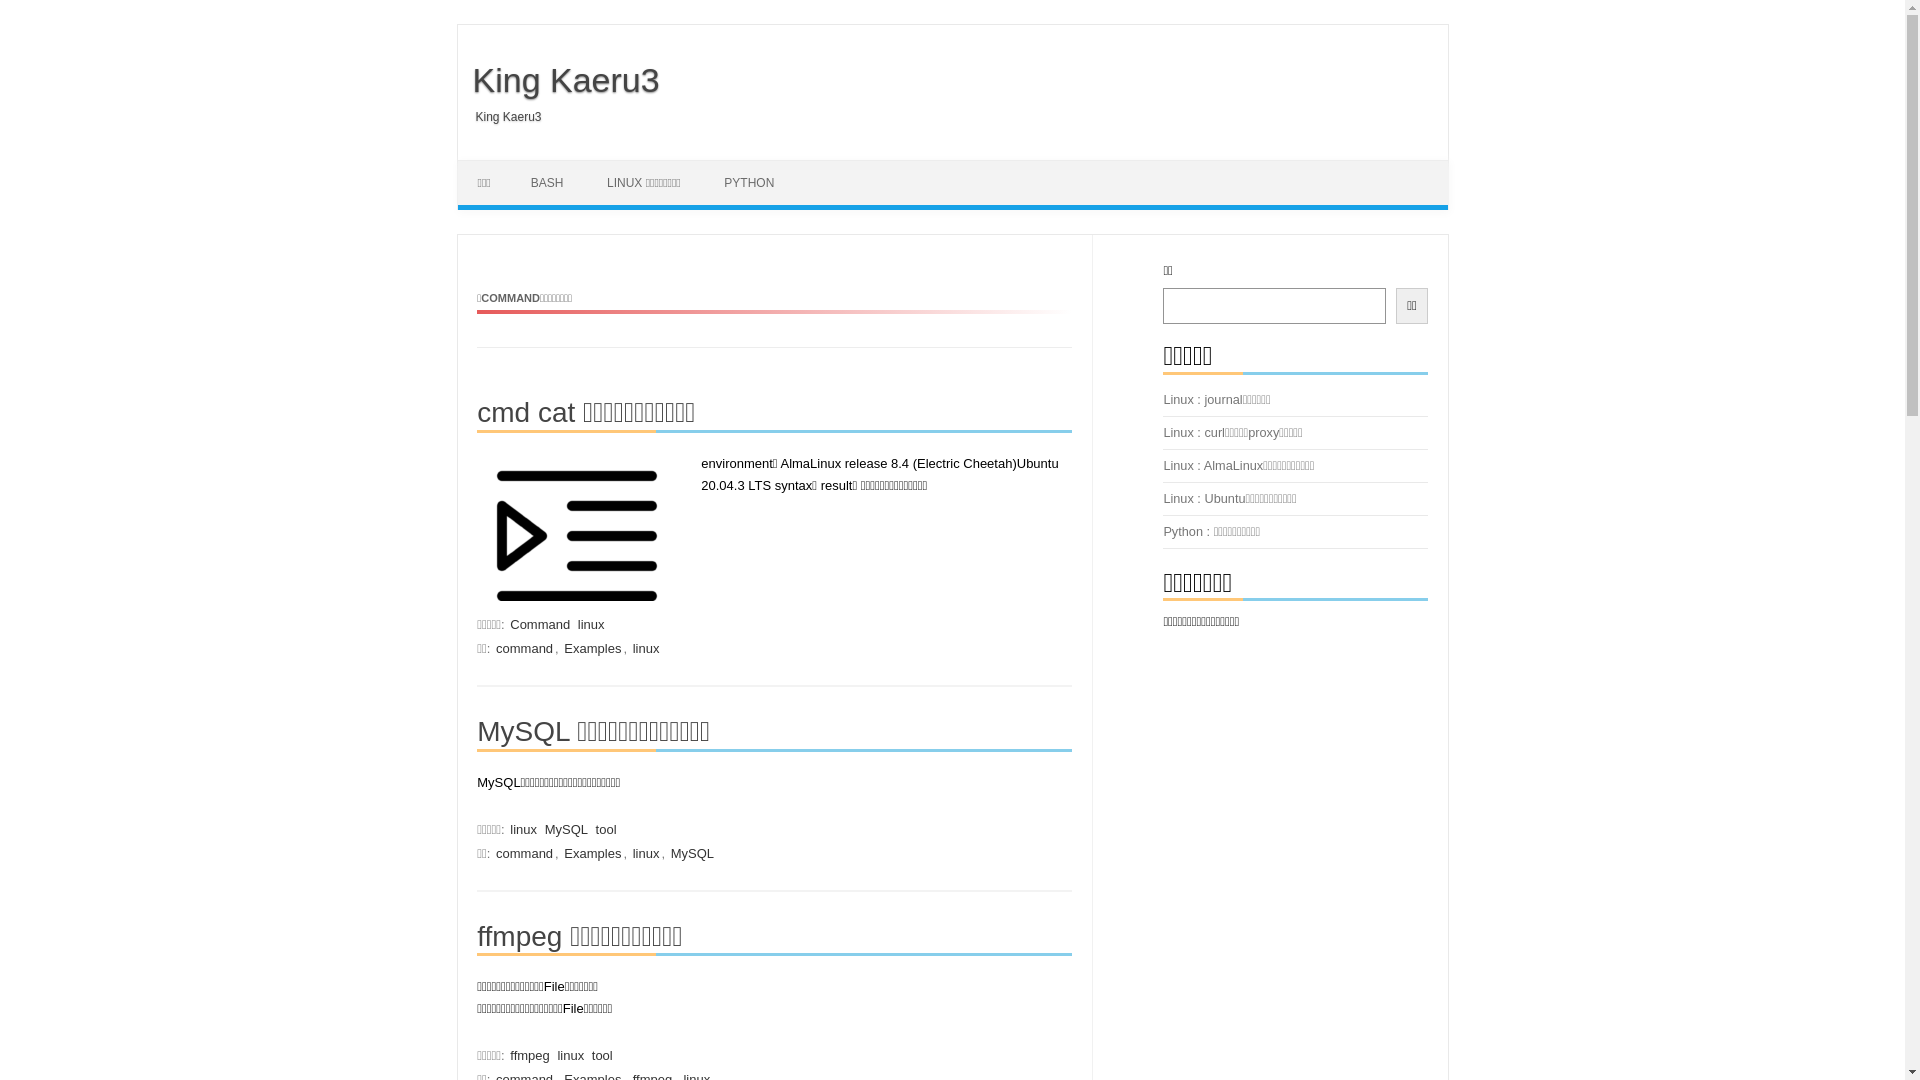  I want to click on 'MySQL', so click(692, 853).